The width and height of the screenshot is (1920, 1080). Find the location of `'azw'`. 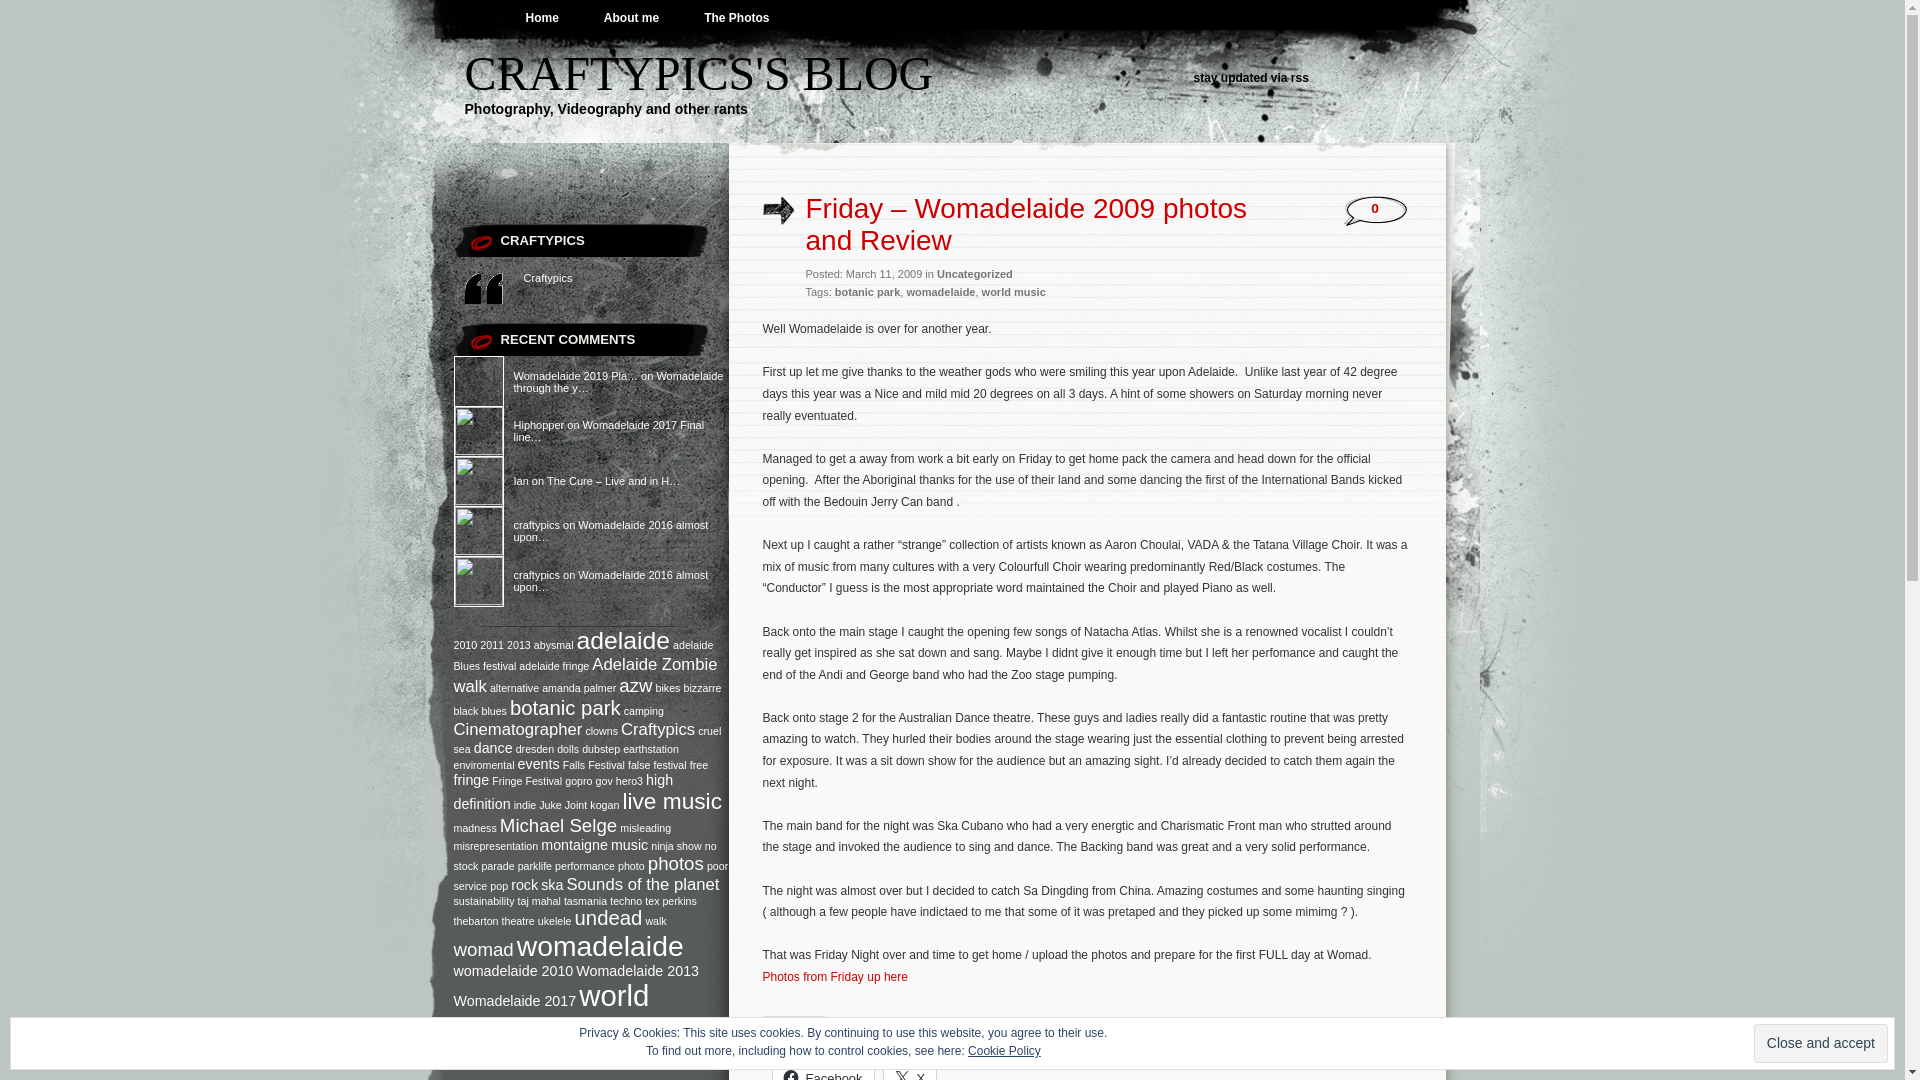

'azw' is located at coordinates (618, 684).